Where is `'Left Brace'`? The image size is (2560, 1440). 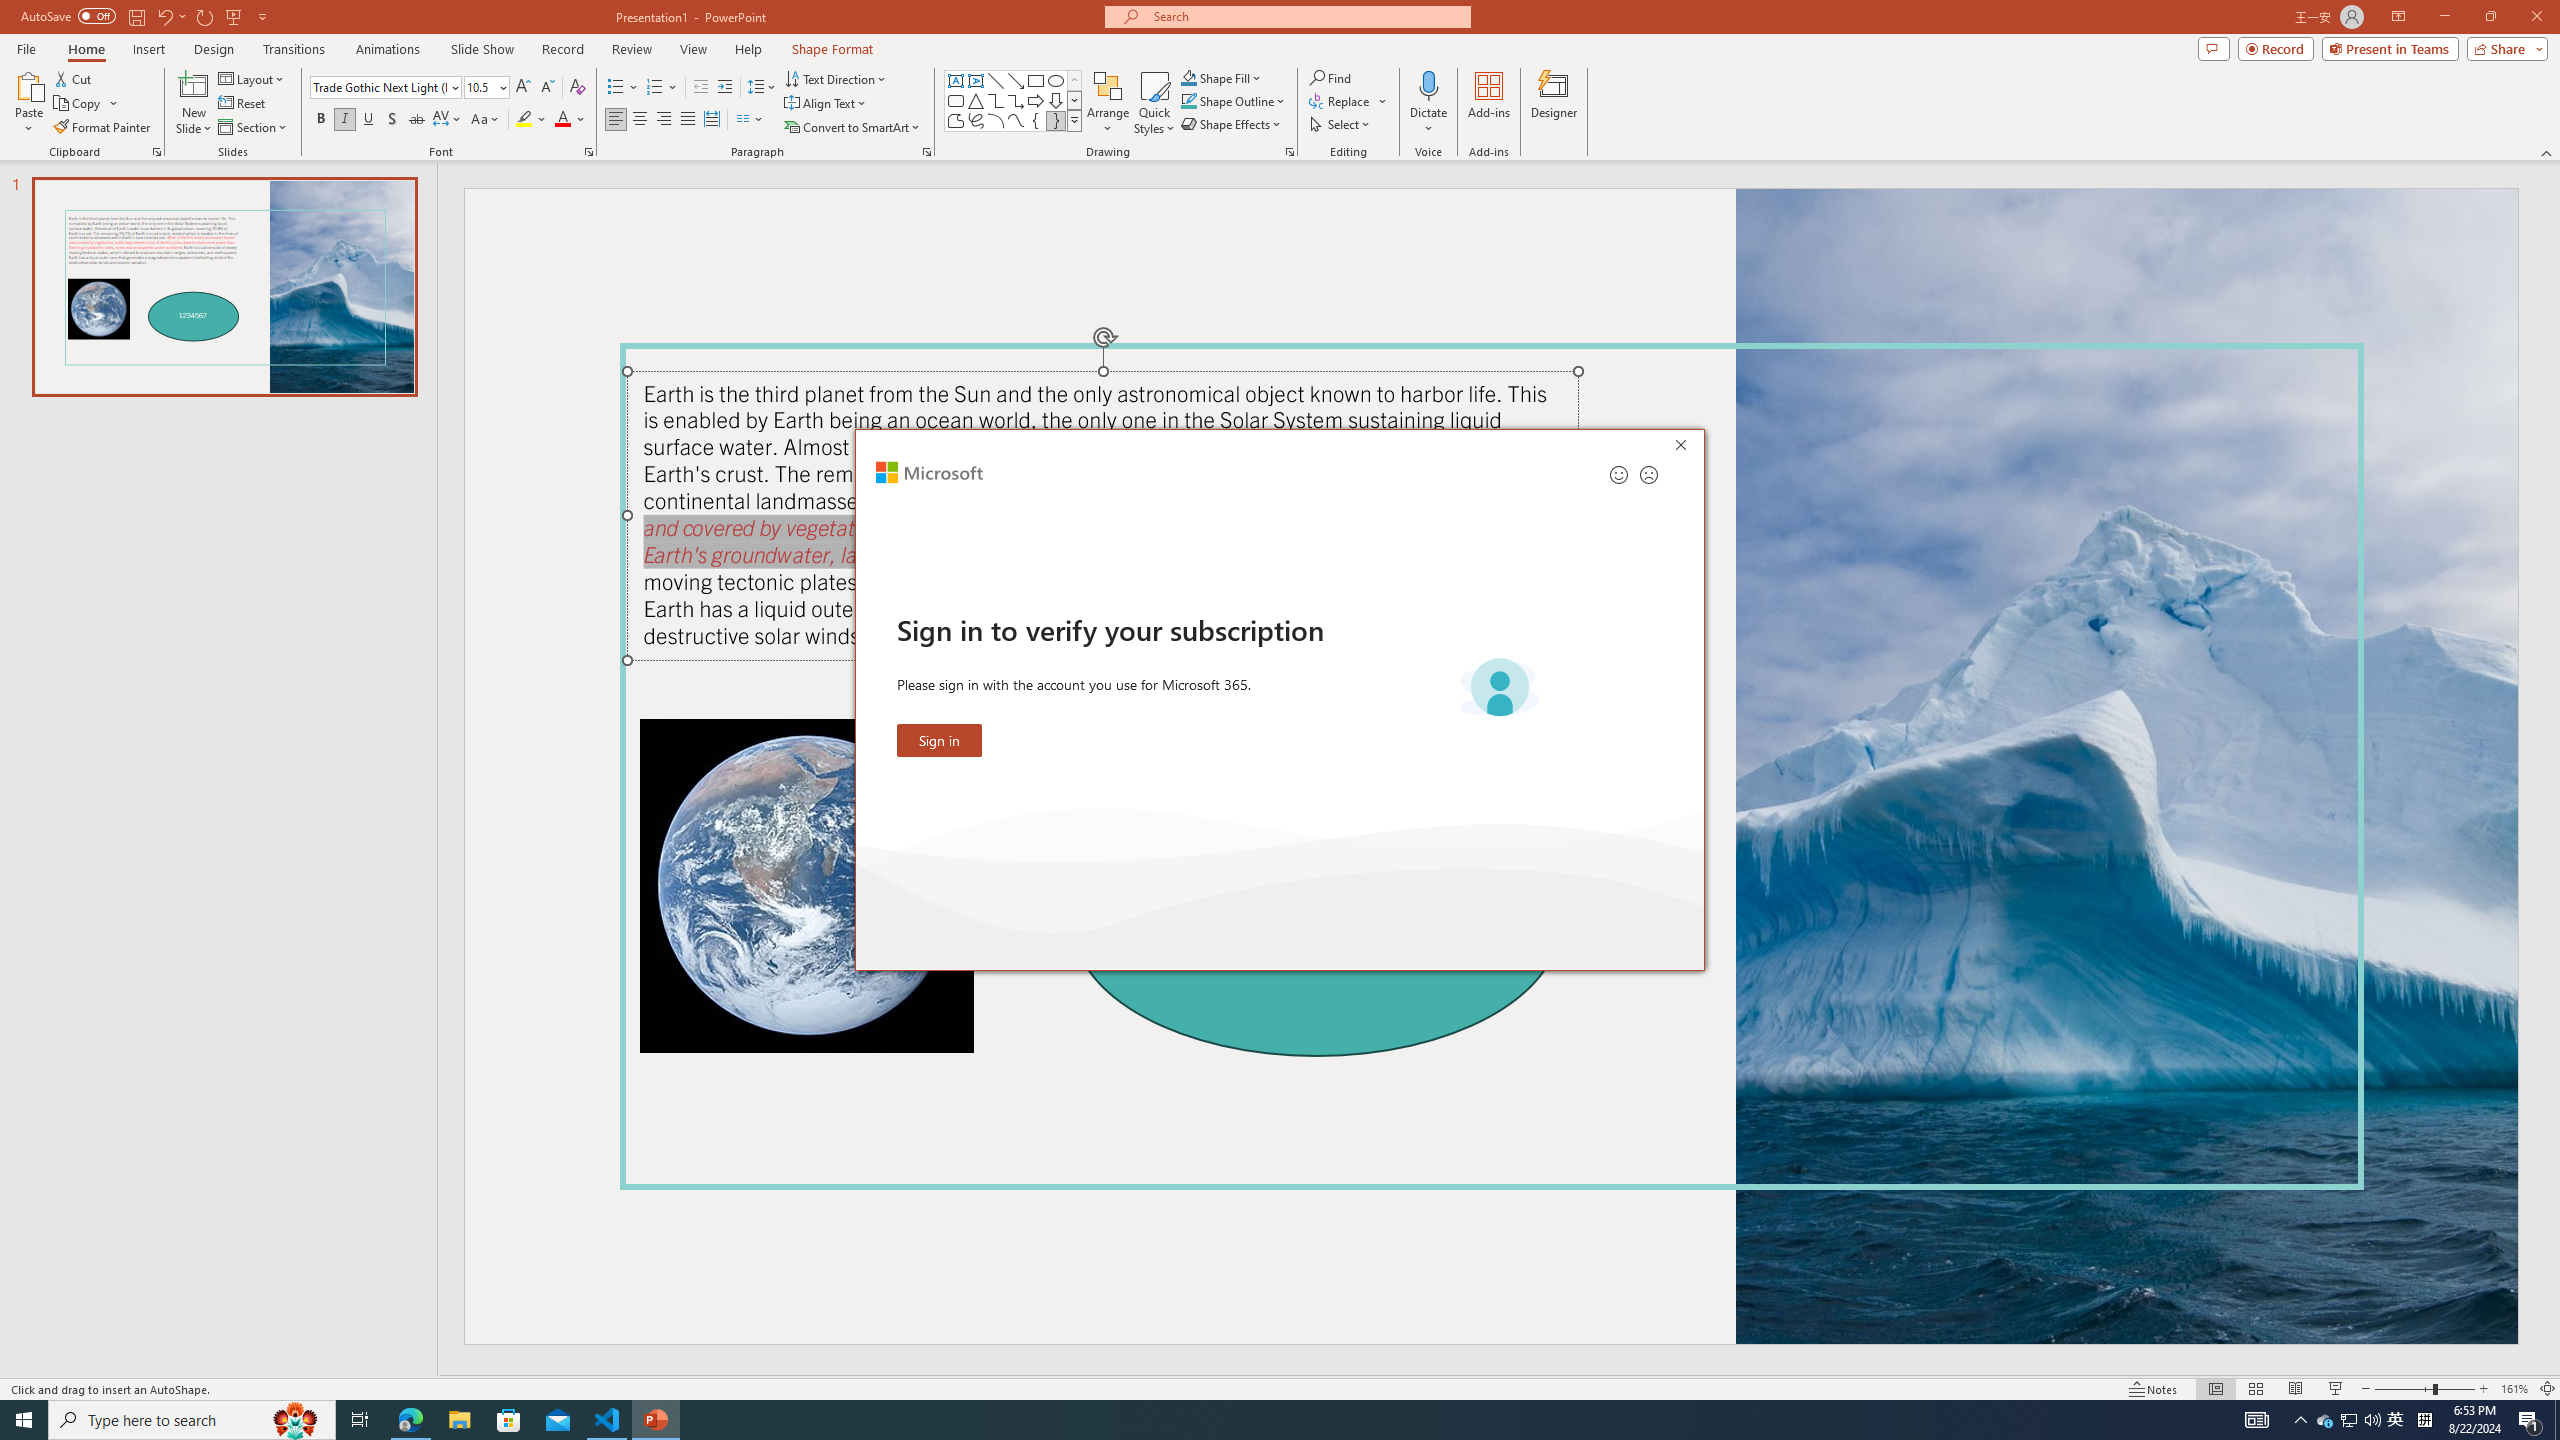 'Left Brace' is located at coordinates (1035, 119).